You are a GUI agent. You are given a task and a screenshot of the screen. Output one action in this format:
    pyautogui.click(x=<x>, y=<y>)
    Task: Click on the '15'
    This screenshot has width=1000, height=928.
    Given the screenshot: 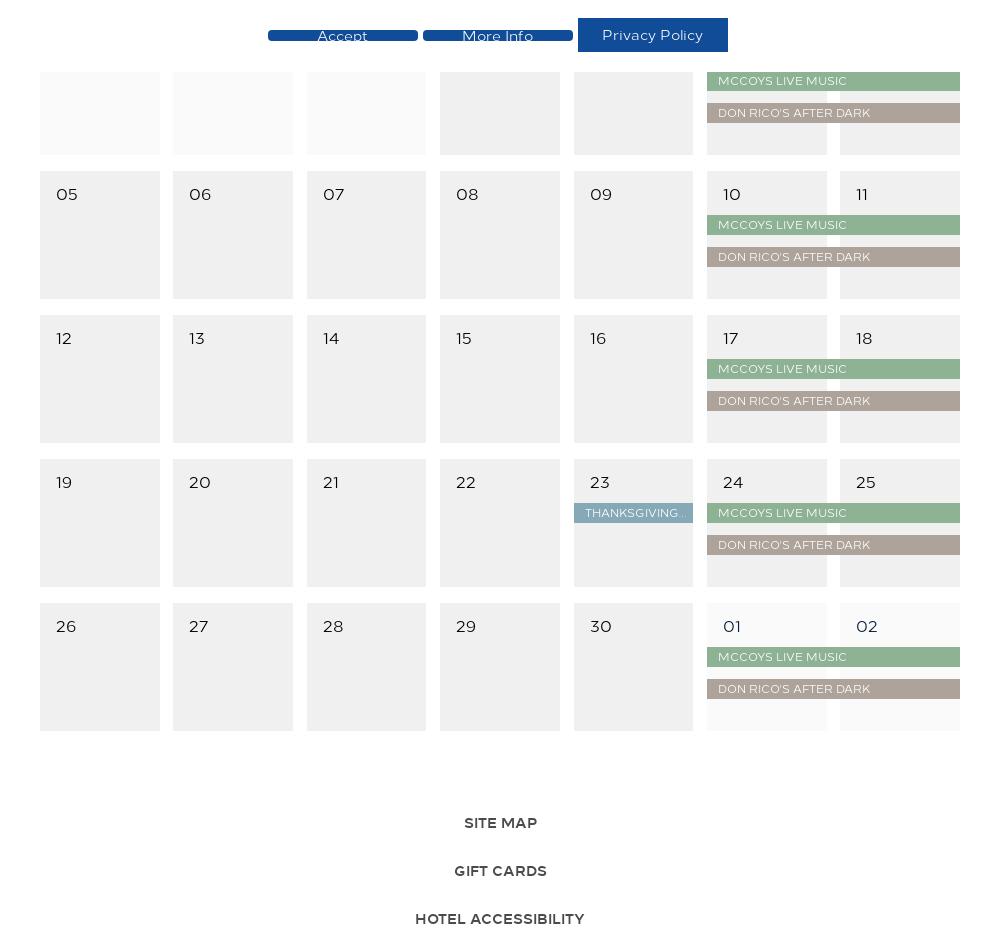 What is the action you would take?
    pyautogui.click(x=463, y=335)
    